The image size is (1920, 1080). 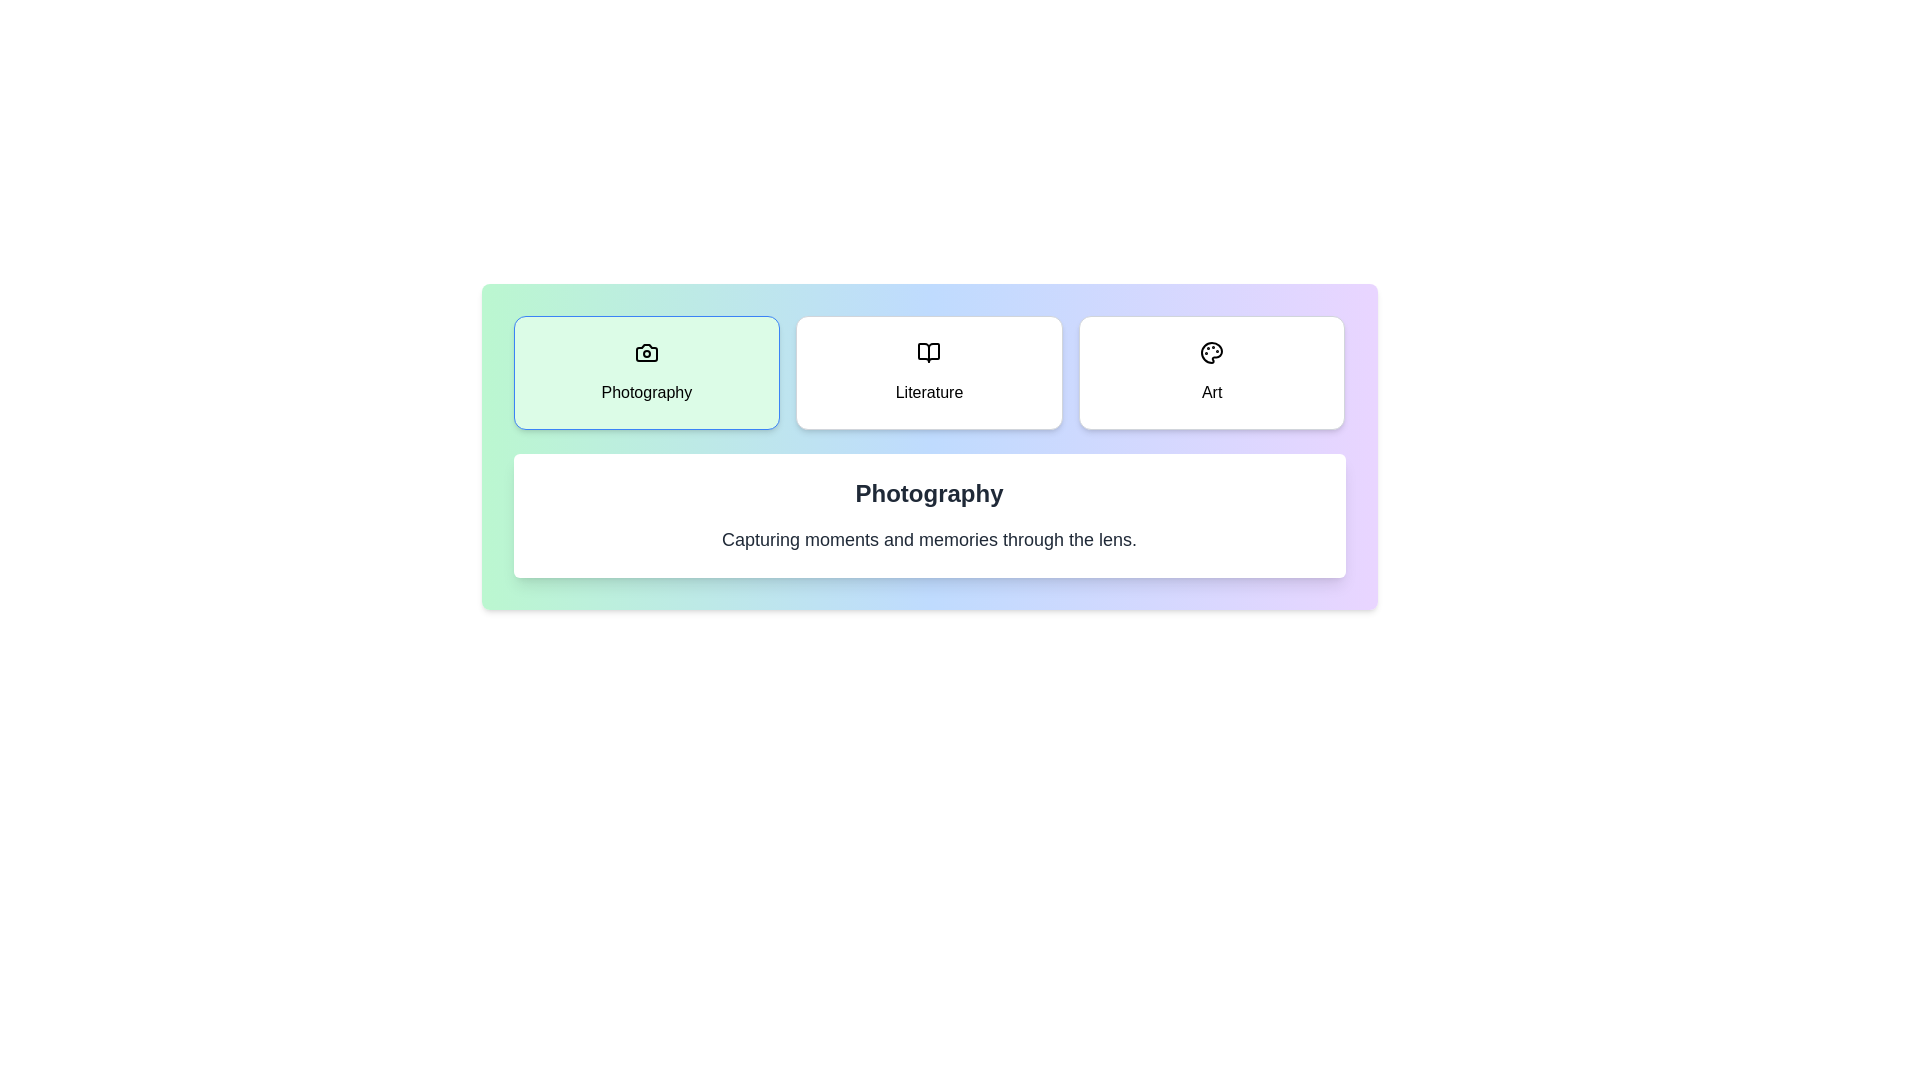 I want to click on the 'Art' category button, which has a rounded white background and a paint palette icon above the text 'Art', positioned as the rightmost element in a trio of buttons, so click(x=1211, y=373).